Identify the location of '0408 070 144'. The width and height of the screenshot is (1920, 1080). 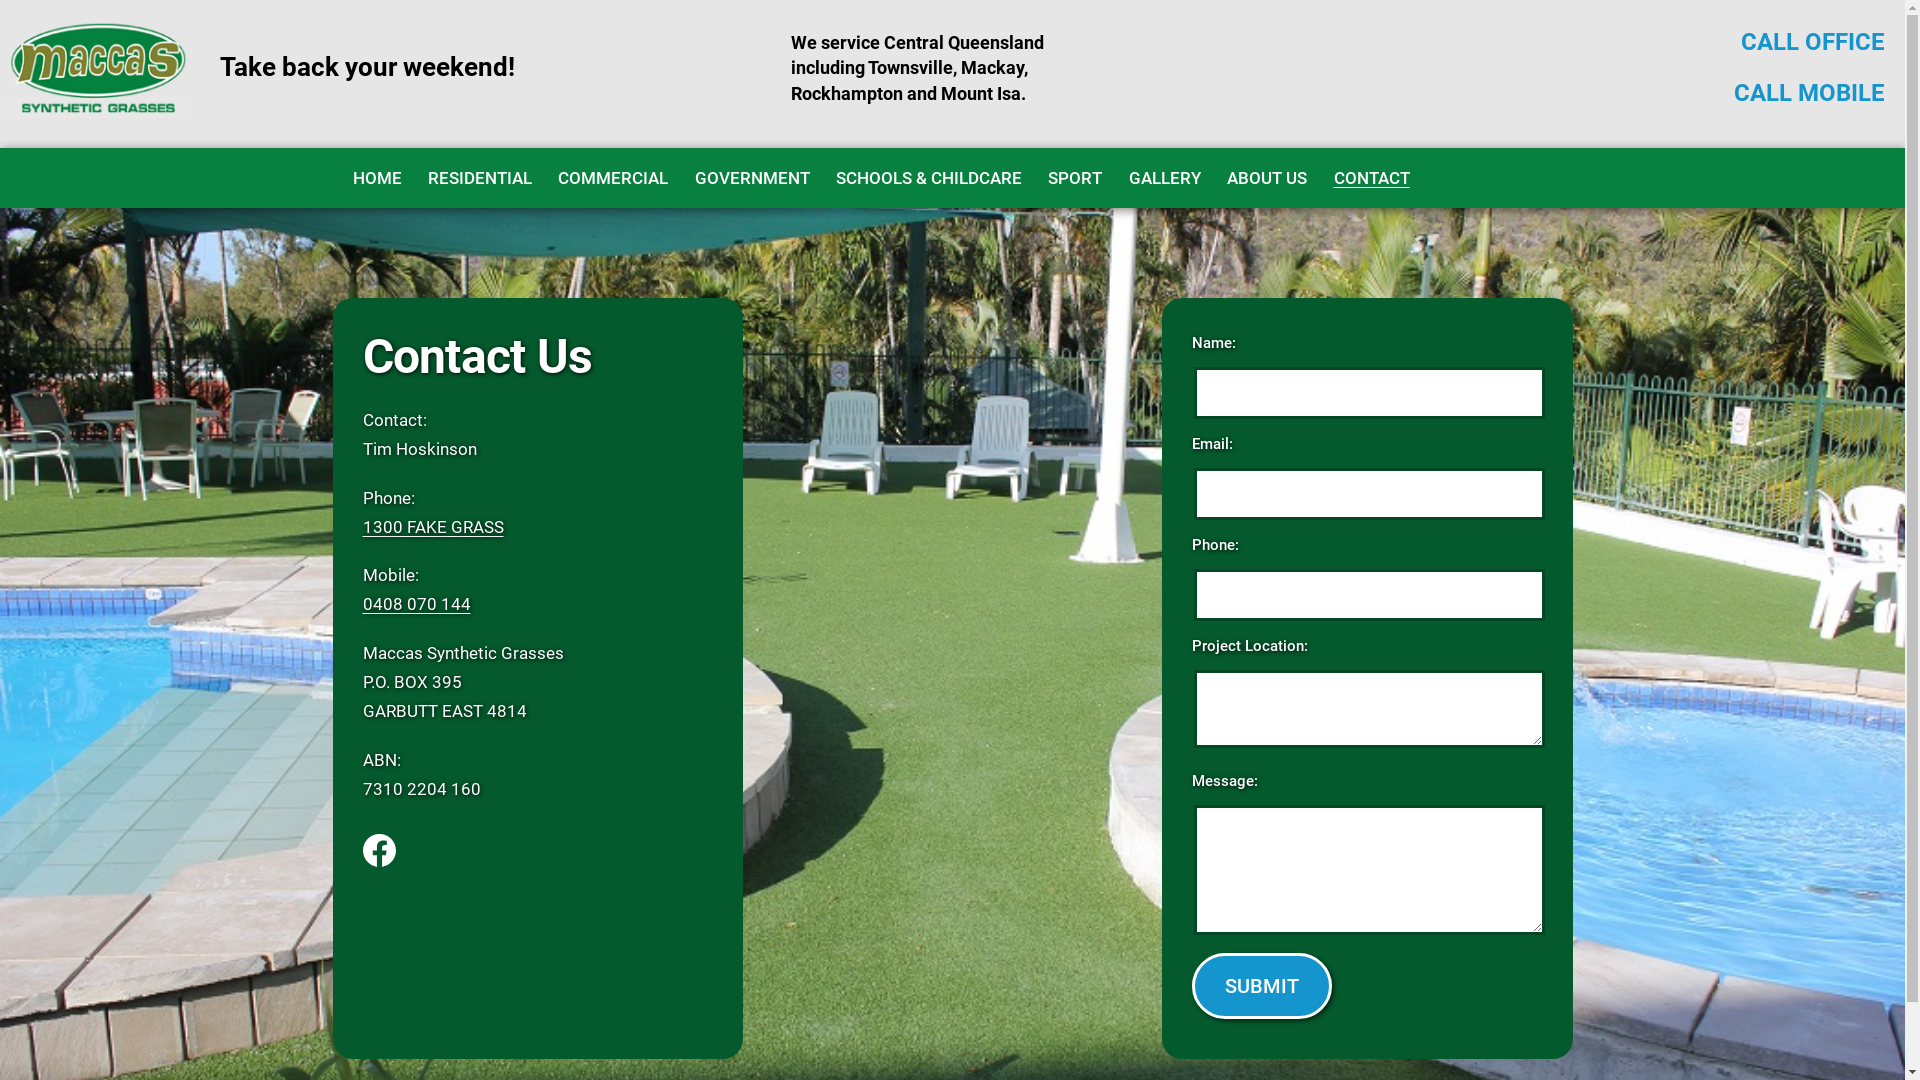
(415, 603).